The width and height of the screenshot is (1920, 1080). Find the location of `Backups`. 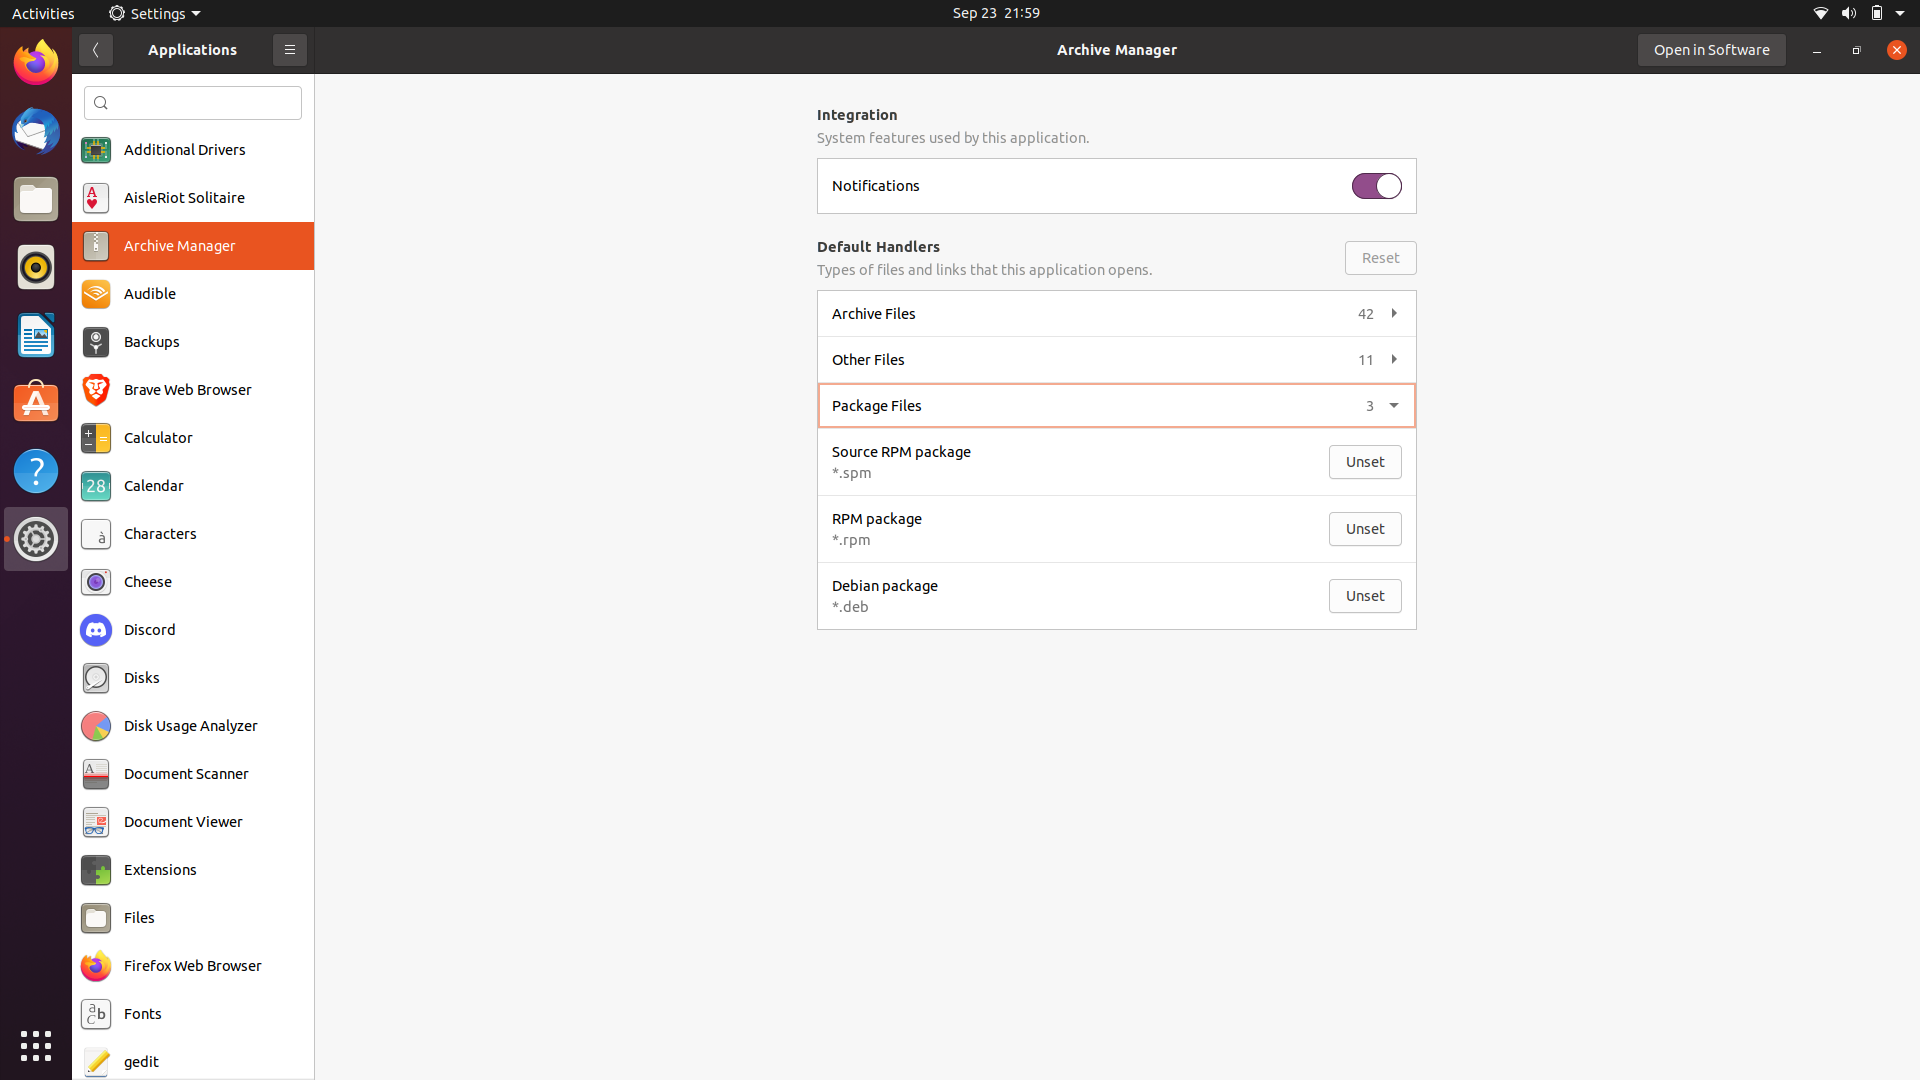

Backups is located at coordinates (192, 343).